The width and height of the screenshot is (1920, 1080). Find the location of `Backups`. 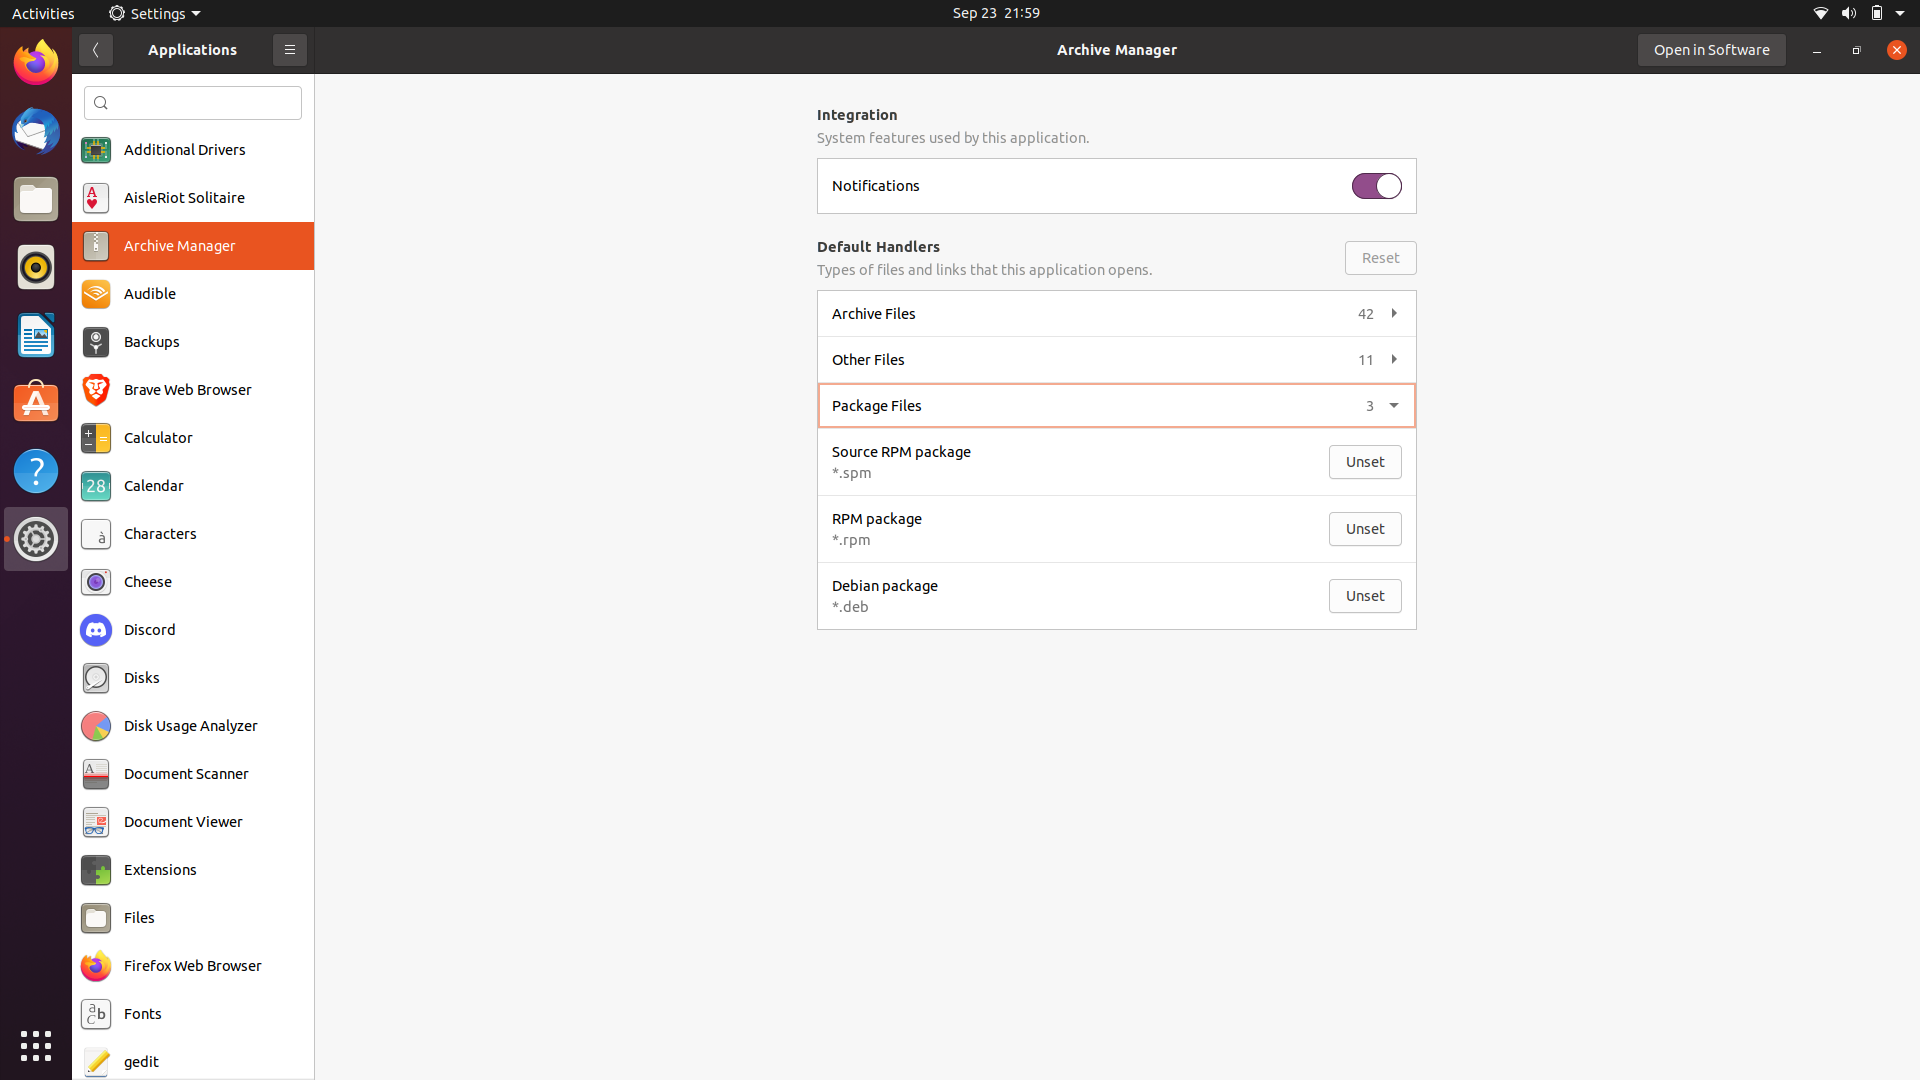

Backups is located at coordinates (192, 343).